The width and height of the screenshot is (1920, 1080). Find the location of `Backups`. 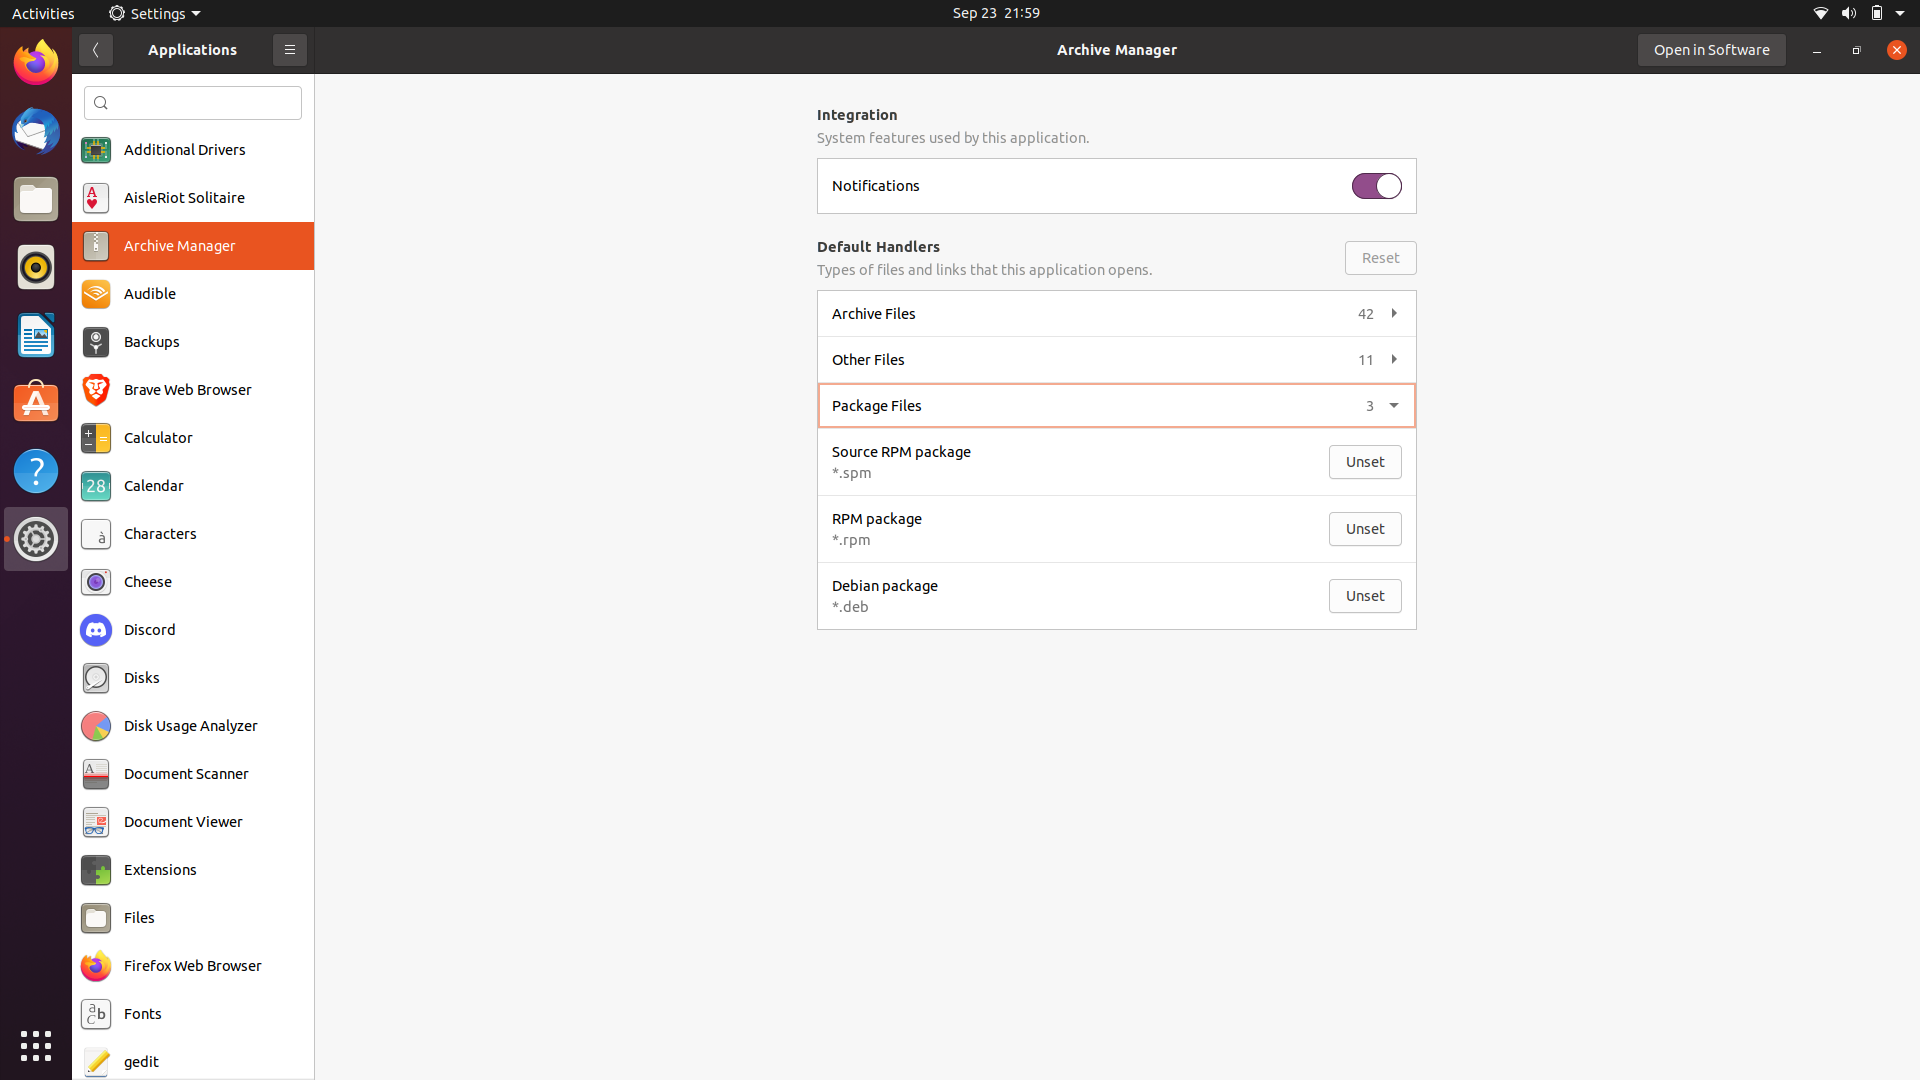

Backups is located at coordinates (192, 343).